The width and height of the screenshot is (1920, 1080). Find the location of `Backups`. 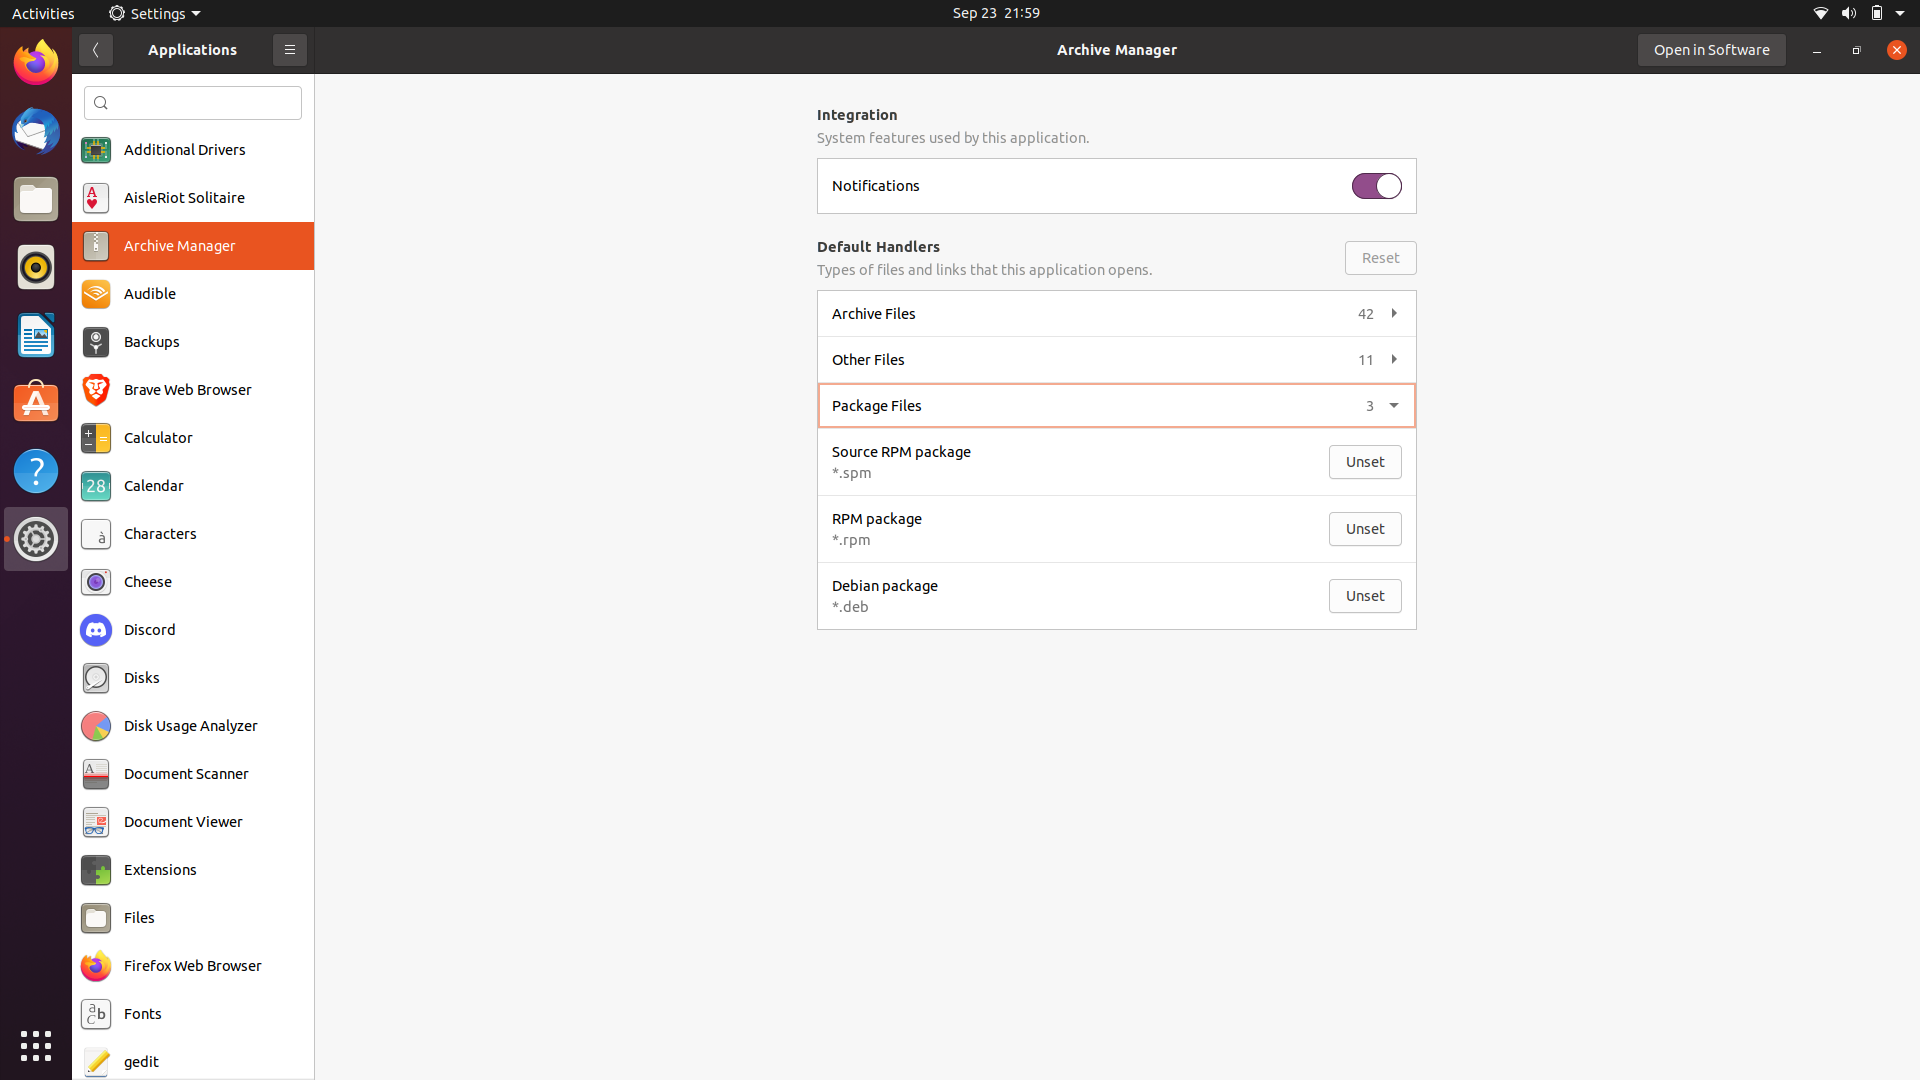

Backups is located at coordinates (192, 343).